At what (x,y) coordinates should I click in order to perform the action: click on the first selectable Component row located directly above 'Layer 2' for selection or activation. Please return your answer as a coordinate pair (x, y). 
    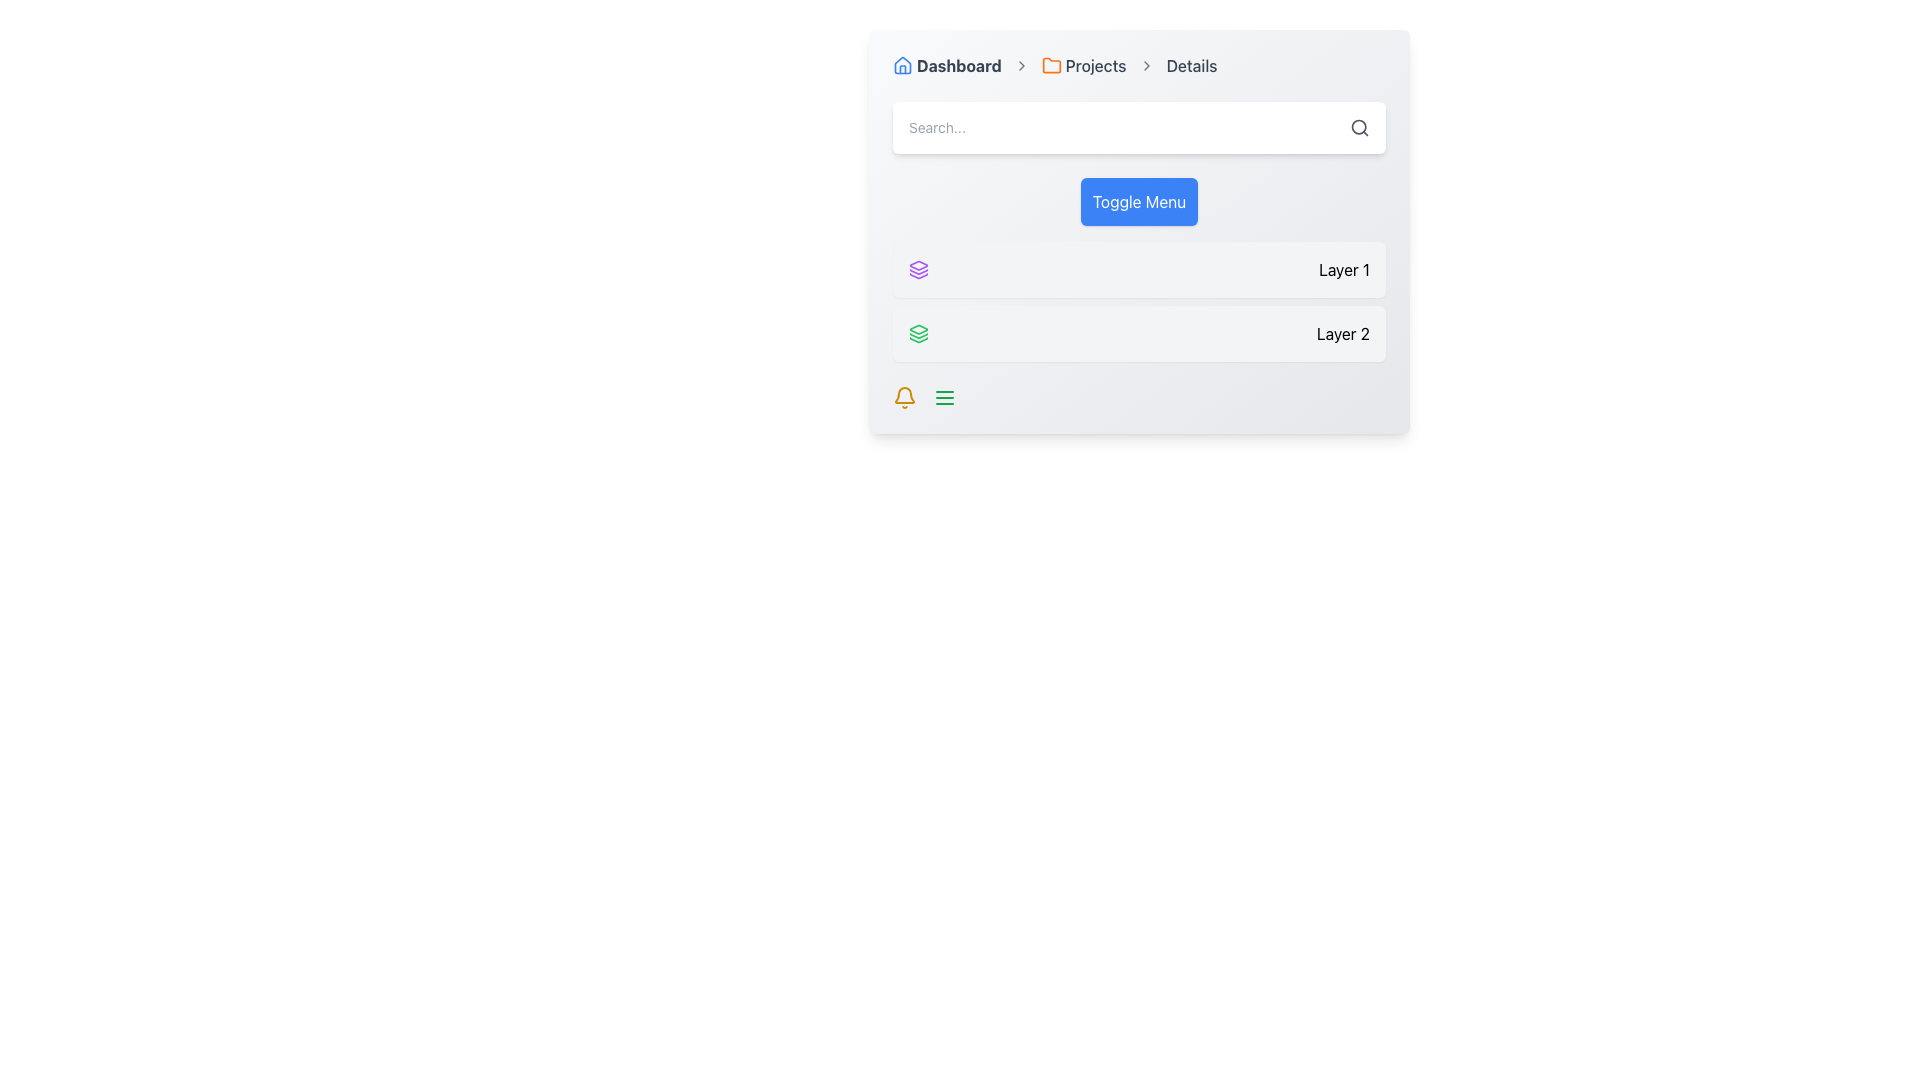
    Looking at the image, I should click on (1139, 270).